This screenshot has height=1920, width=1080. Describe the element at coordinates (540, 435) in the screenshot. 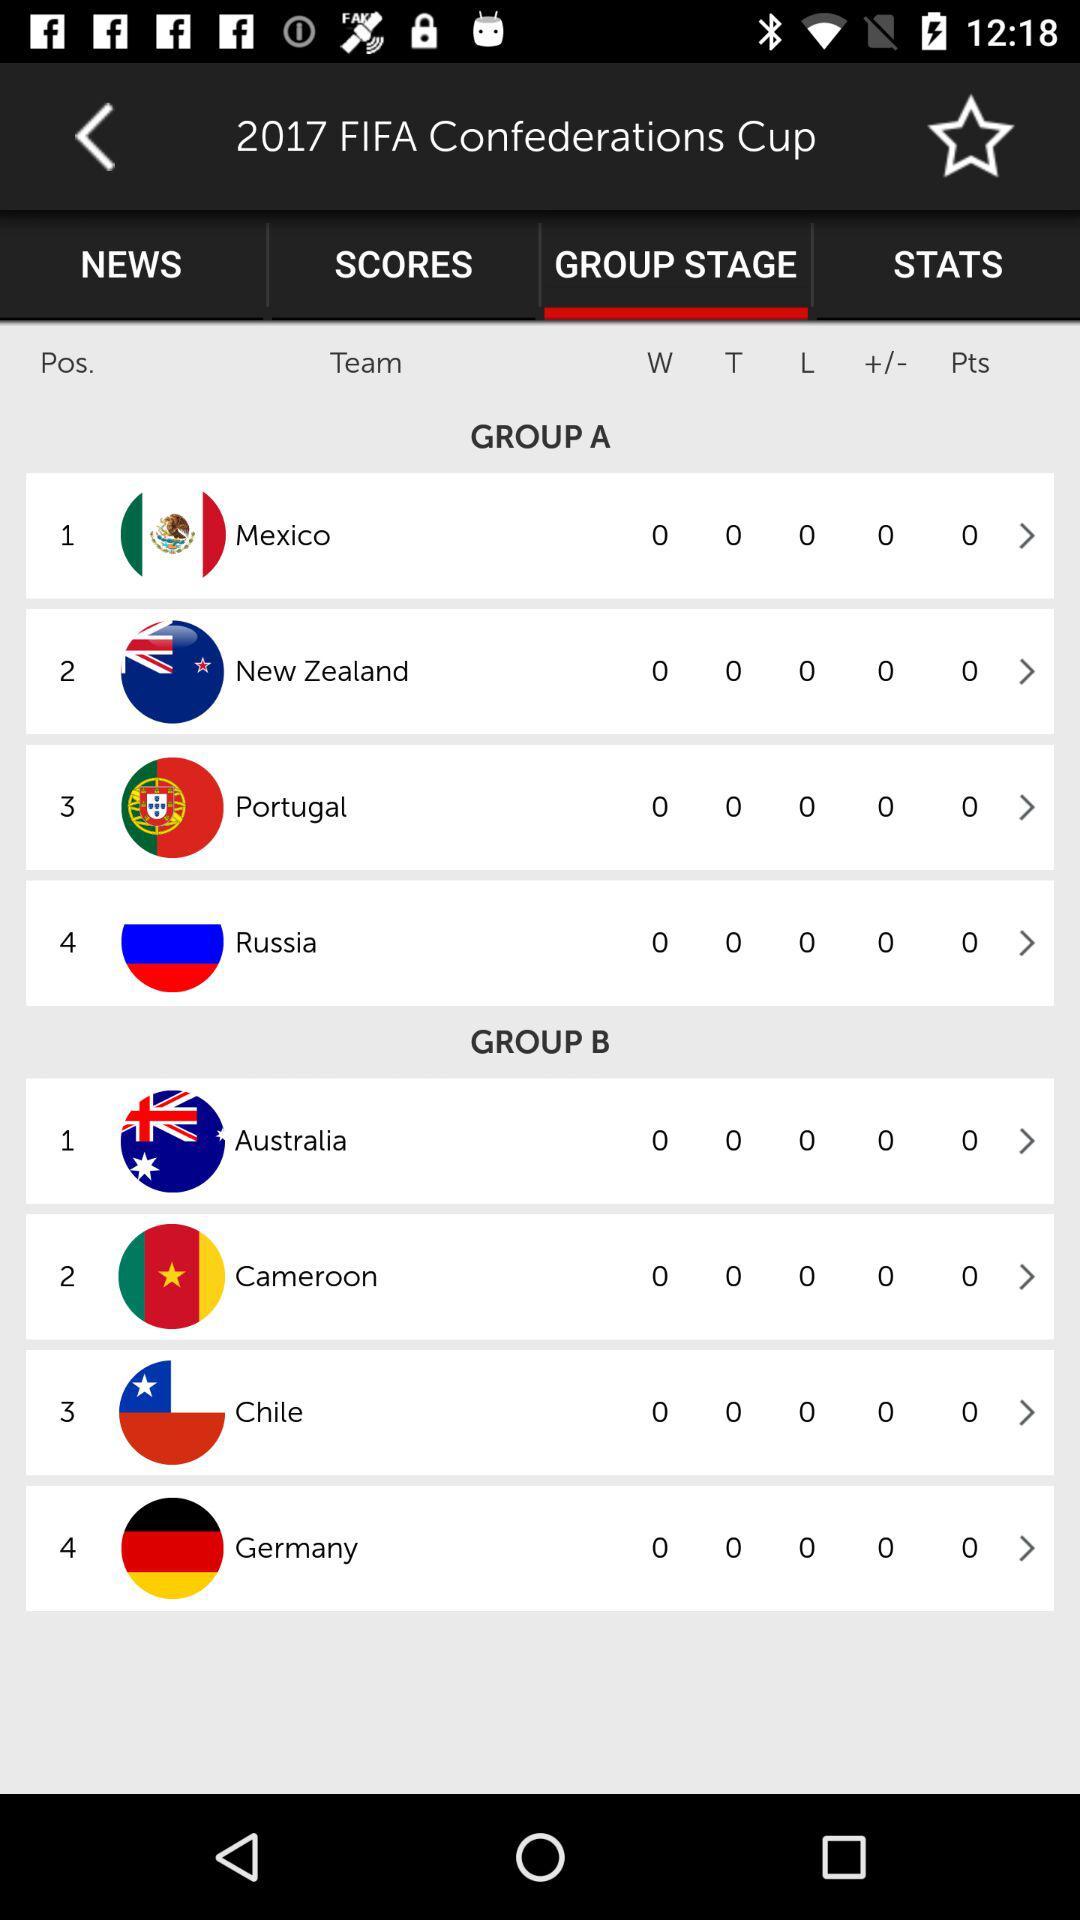

I see `item below the pos.` at that location.